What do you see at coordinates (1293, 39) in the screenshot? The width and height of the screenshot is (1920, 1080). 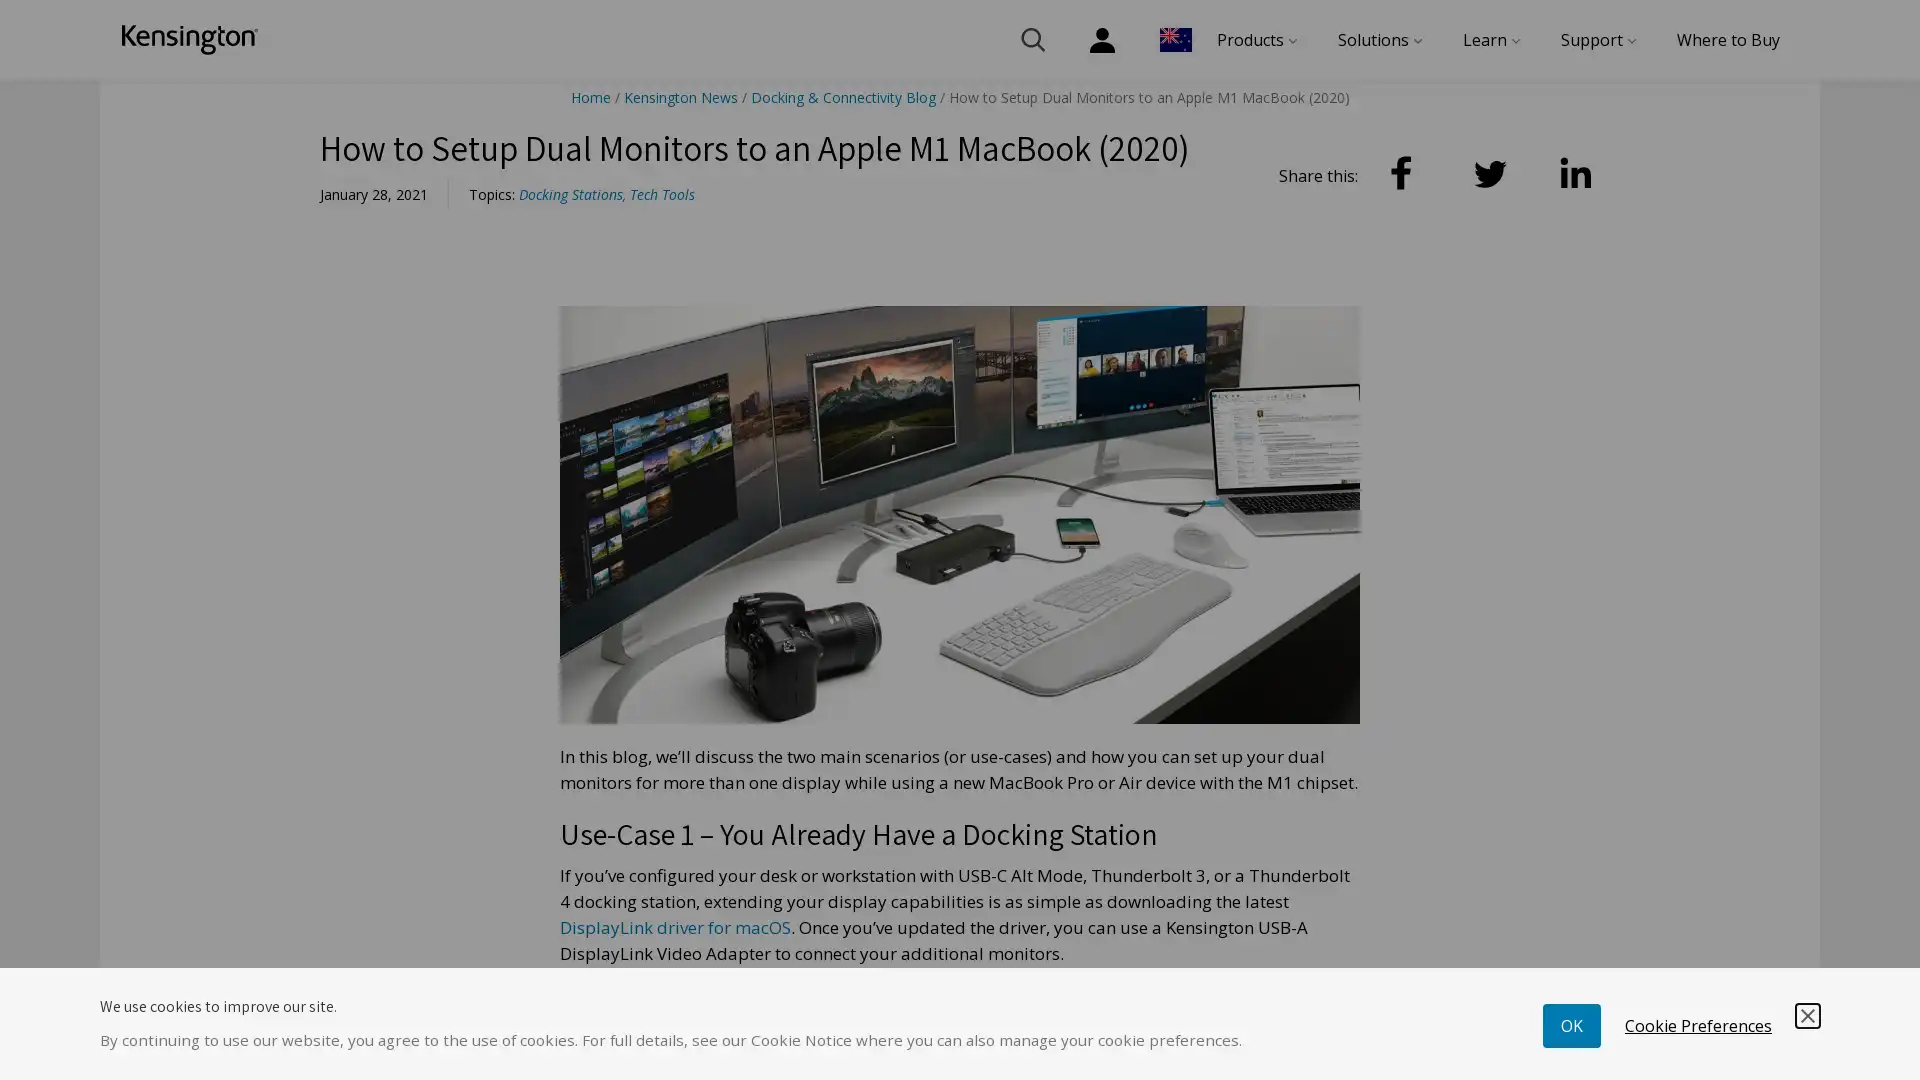 I see `menu` at bounding box center [1293, 39].